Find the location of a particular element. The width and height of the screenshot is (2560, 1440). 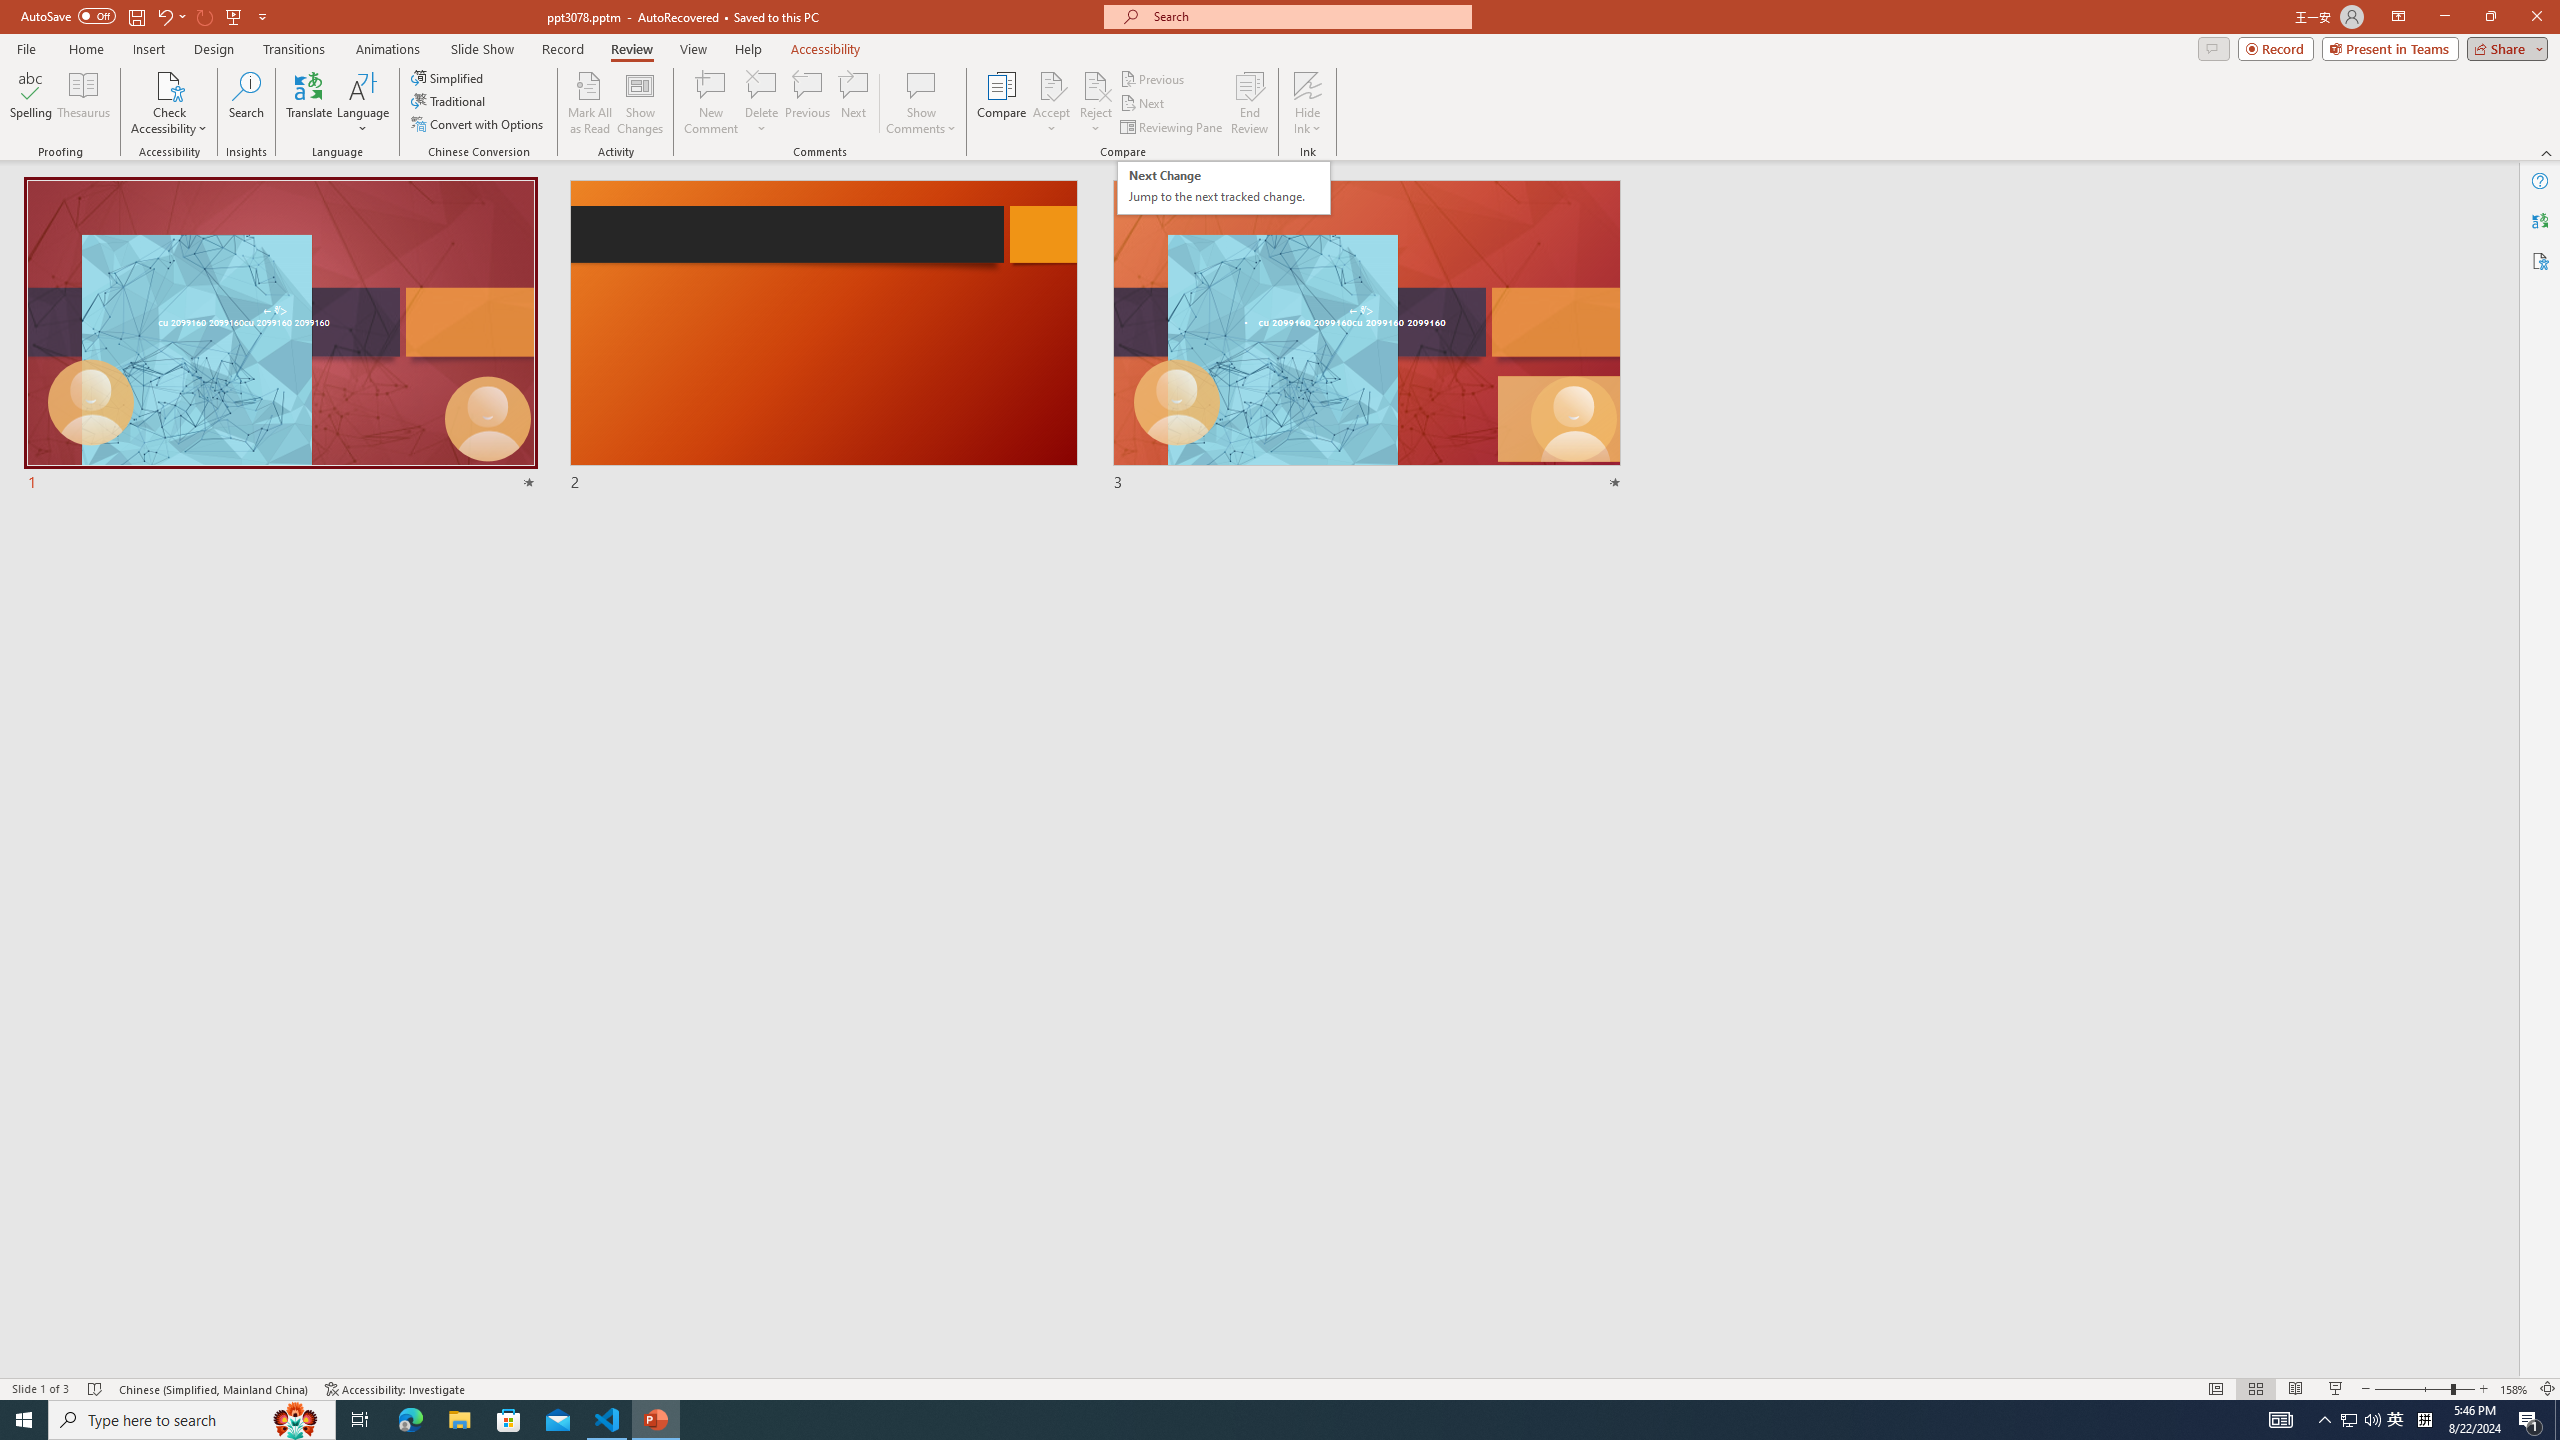

'Compare' is located at coordinates (1002, 103).